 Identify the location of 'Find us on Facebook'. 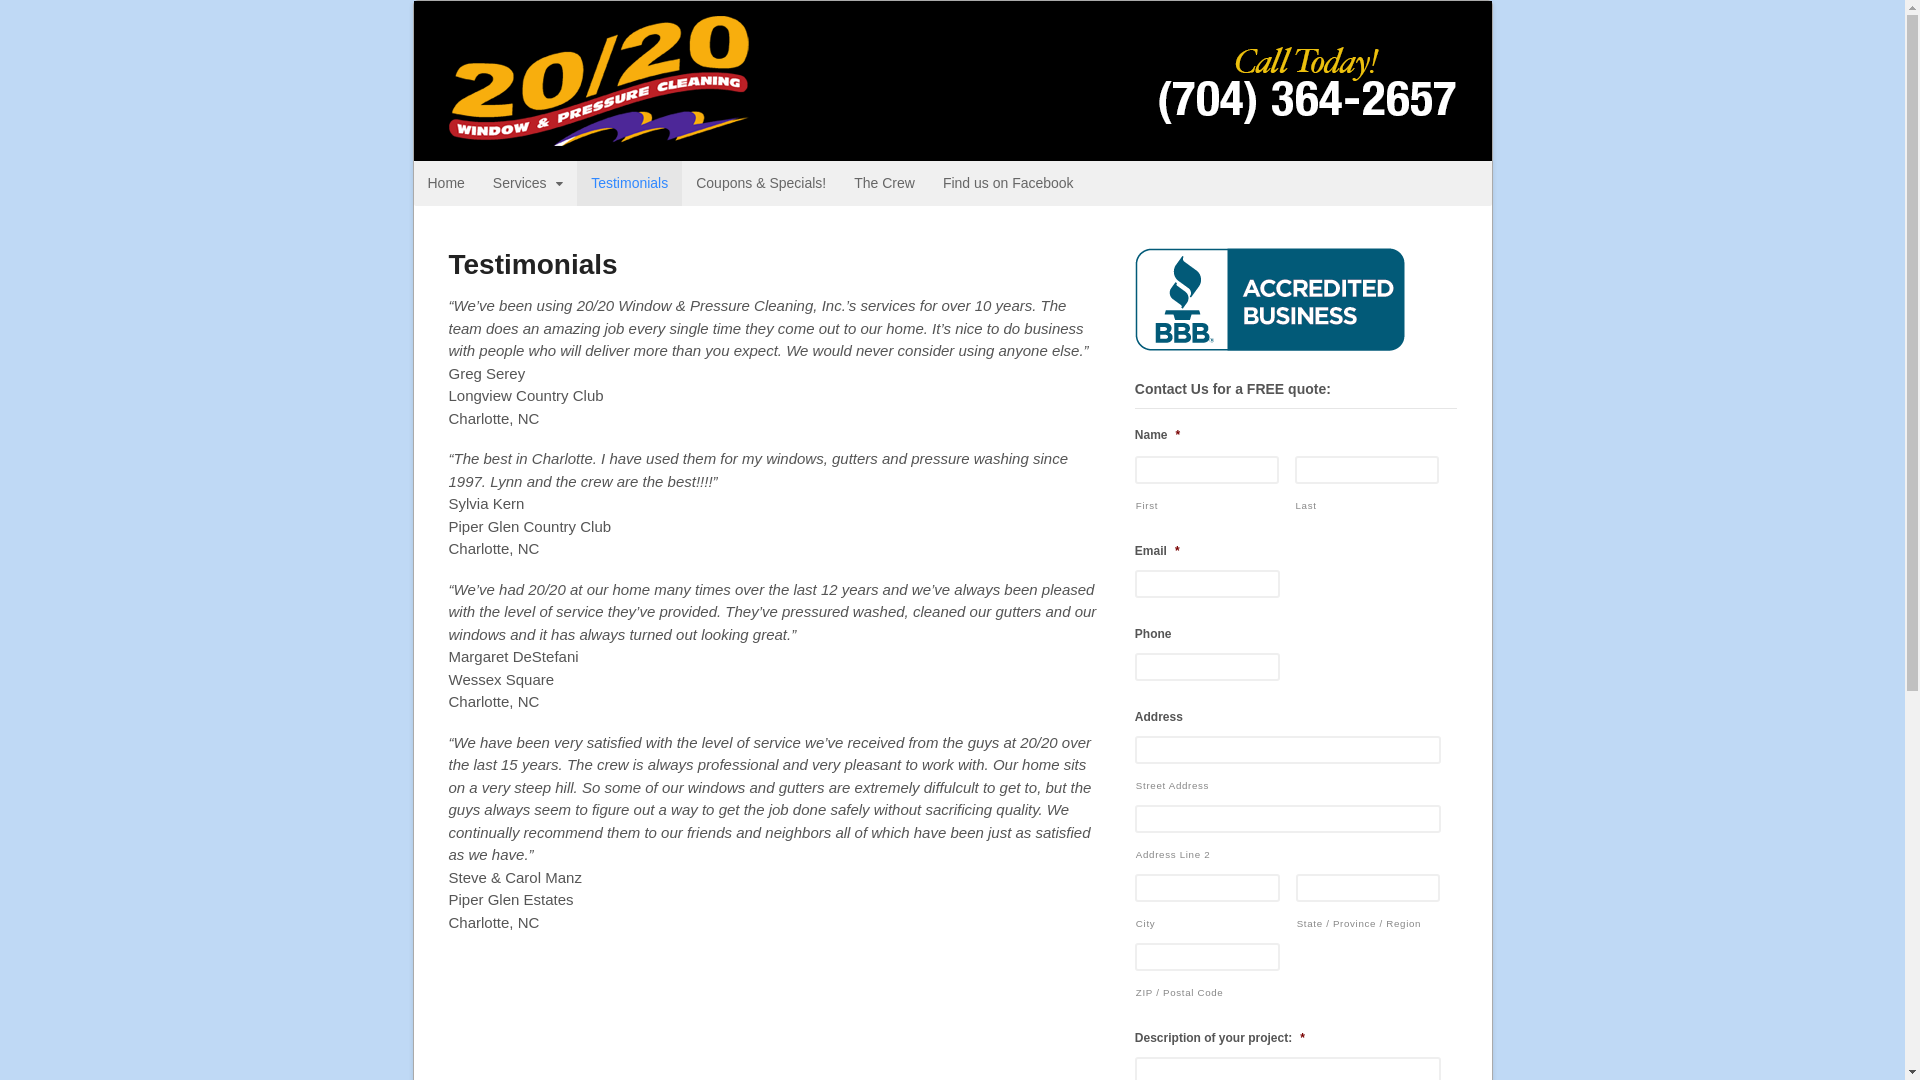
(1008, 183).